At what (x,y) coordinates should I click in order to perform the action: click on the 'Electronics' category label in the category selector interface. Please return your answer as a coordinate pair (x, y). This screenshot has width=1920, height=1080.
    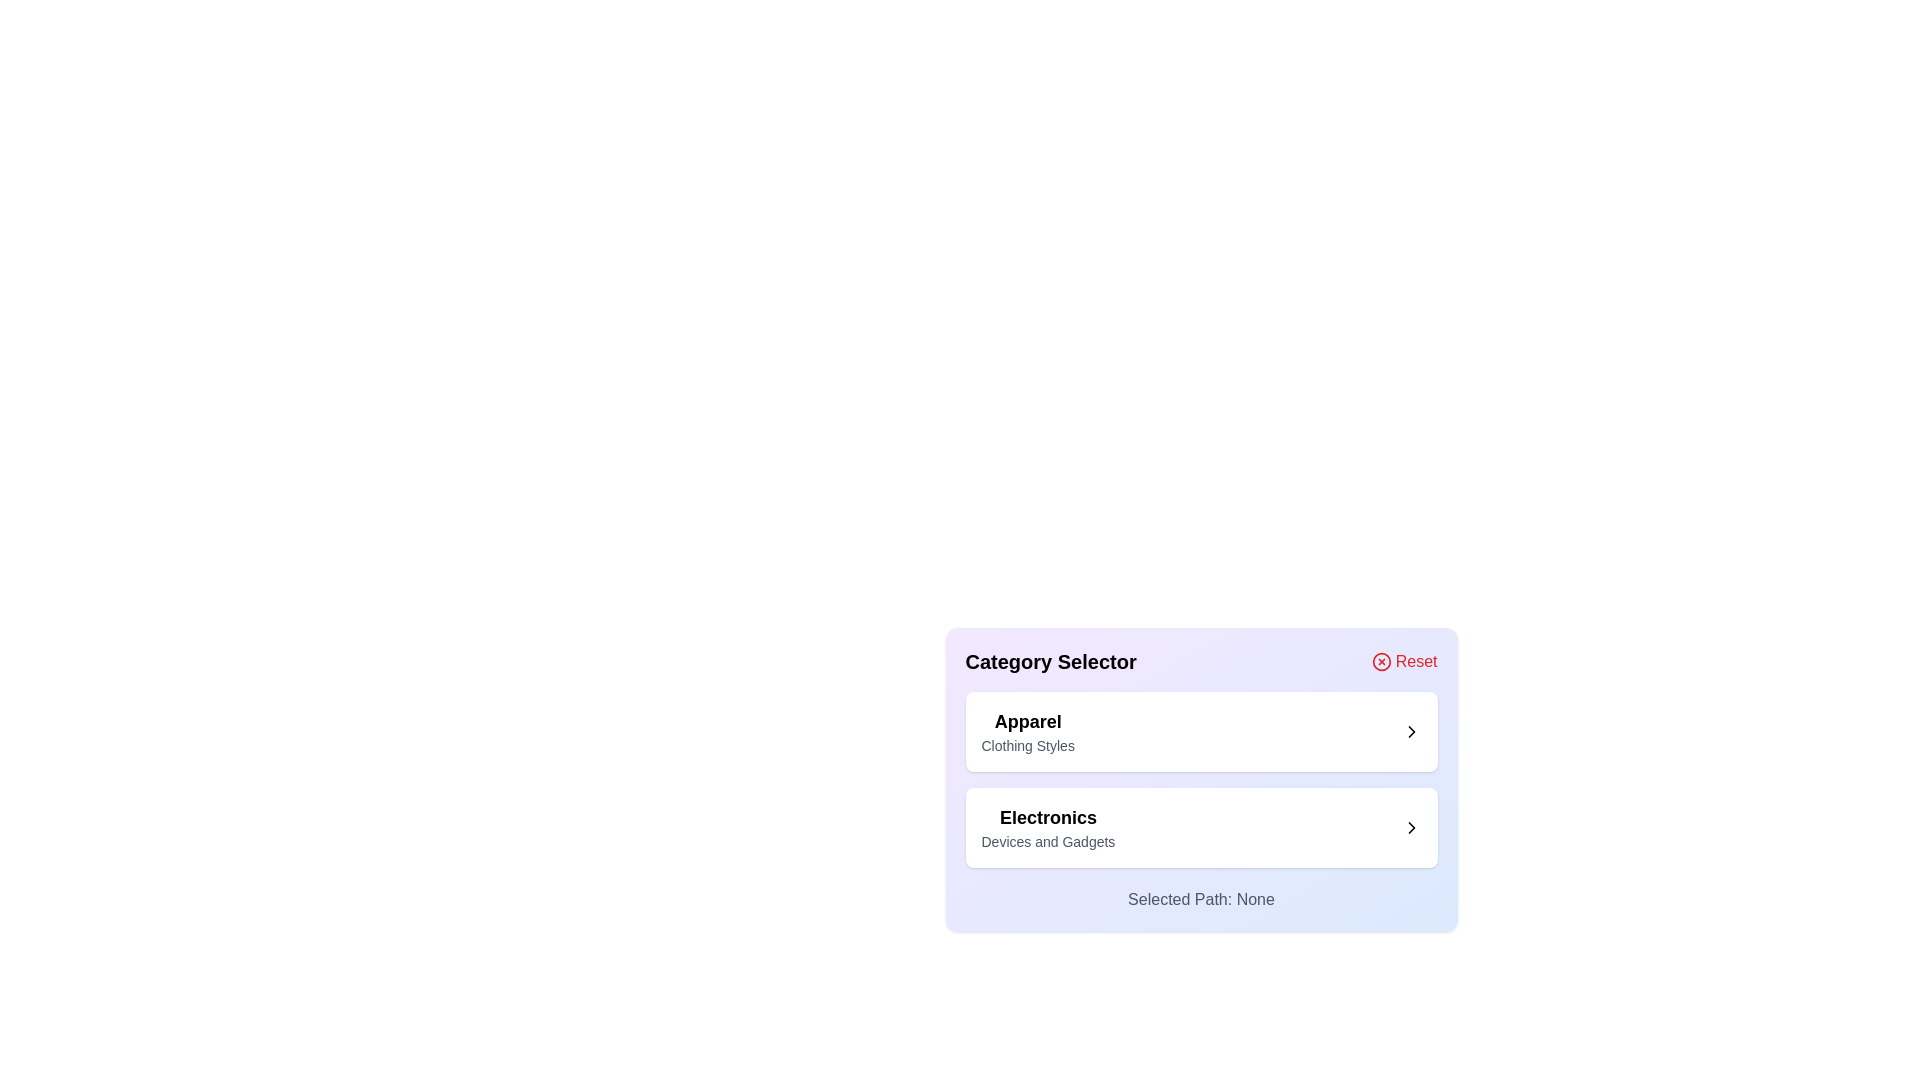
    Looking at the image, I should click on (1047, 828).